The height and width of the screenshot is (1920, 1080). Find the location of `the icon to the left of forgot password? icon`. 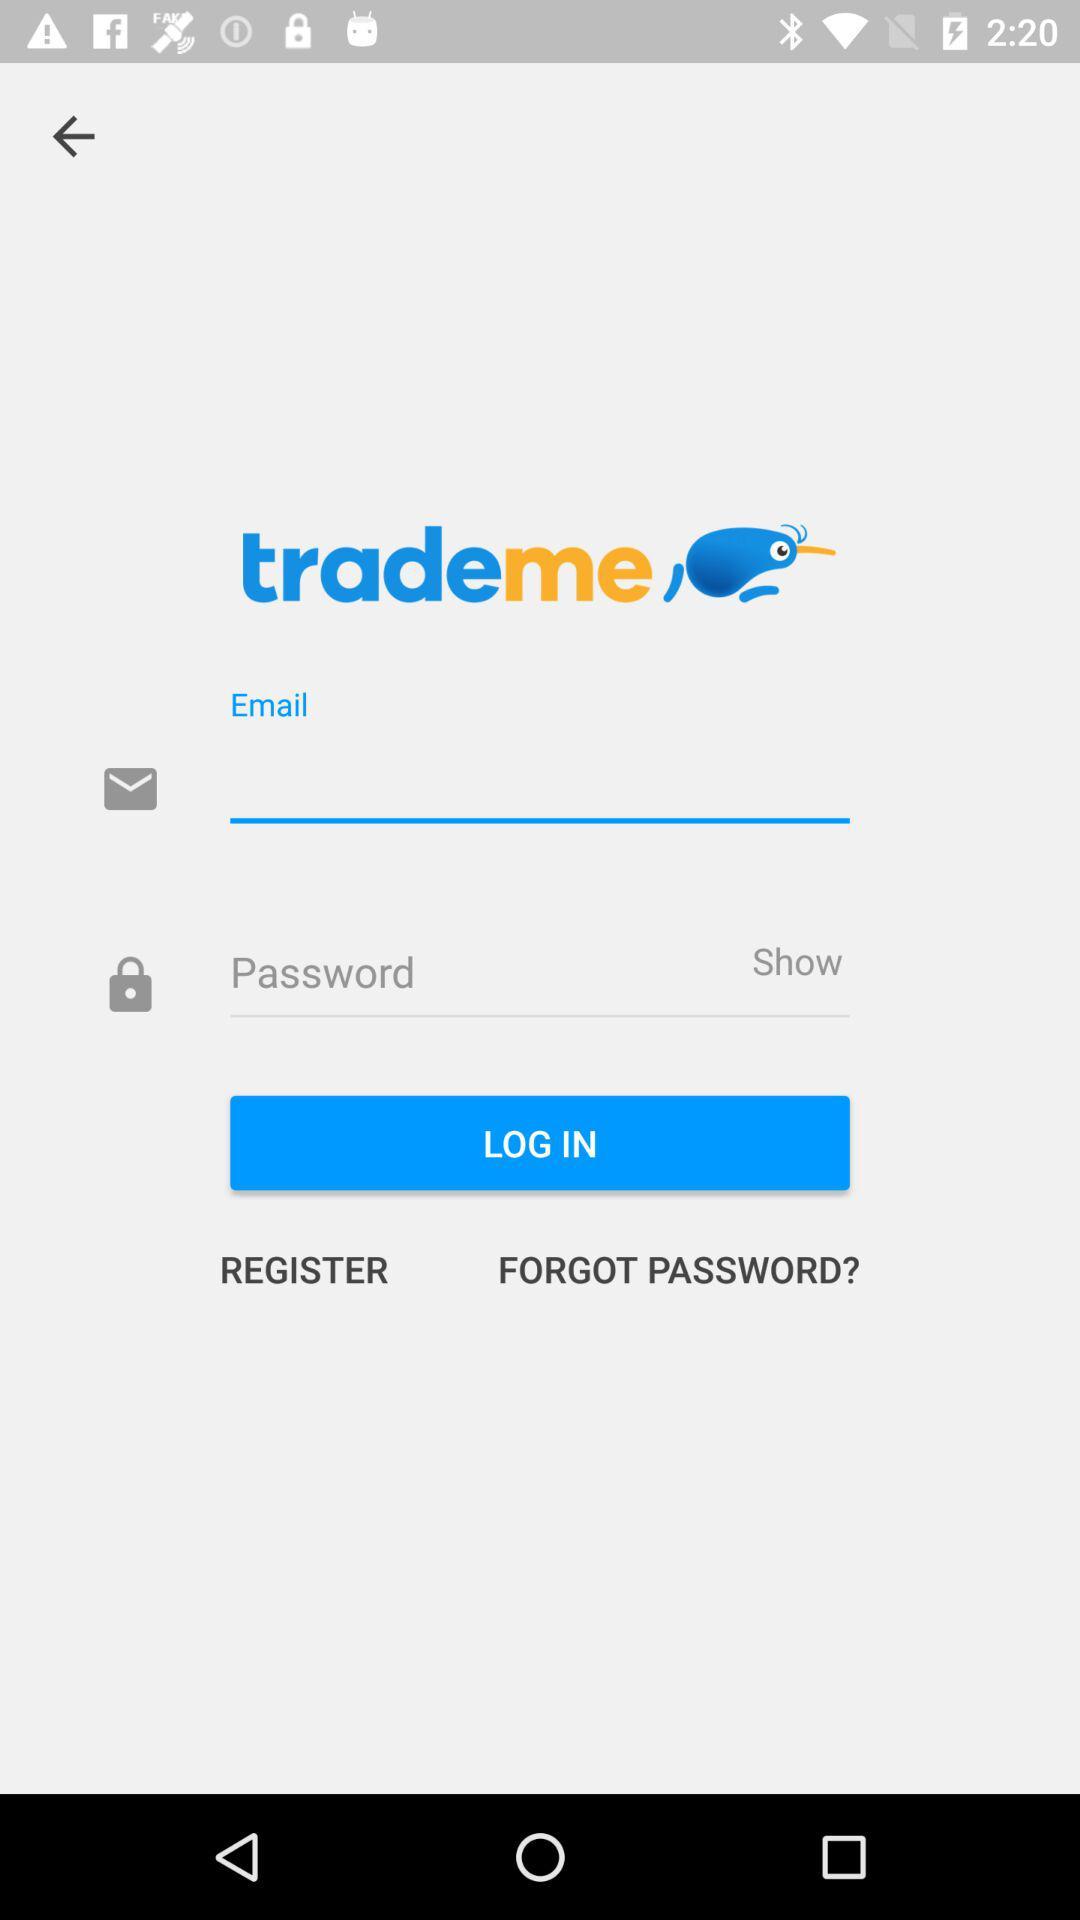

the icon to the left of forgot password? icon is located at coordinates (324, 1267).